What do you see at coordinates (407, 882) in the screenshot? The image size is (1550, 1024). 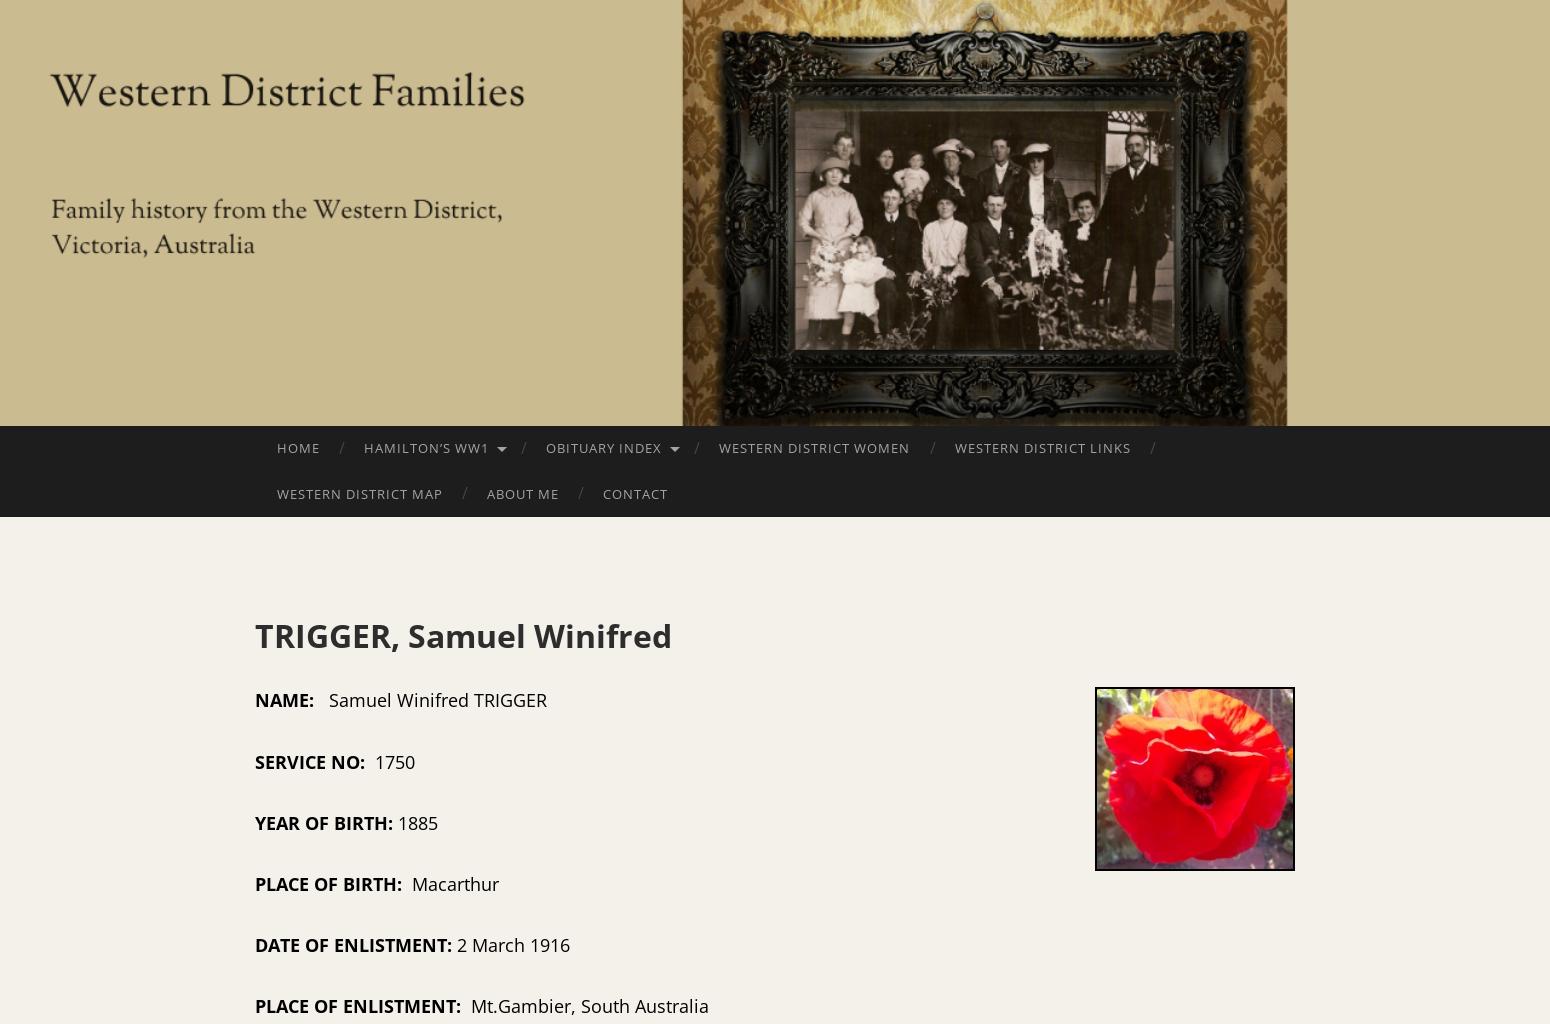 I see `'Macarthur'` at bounding box center [407, 882].